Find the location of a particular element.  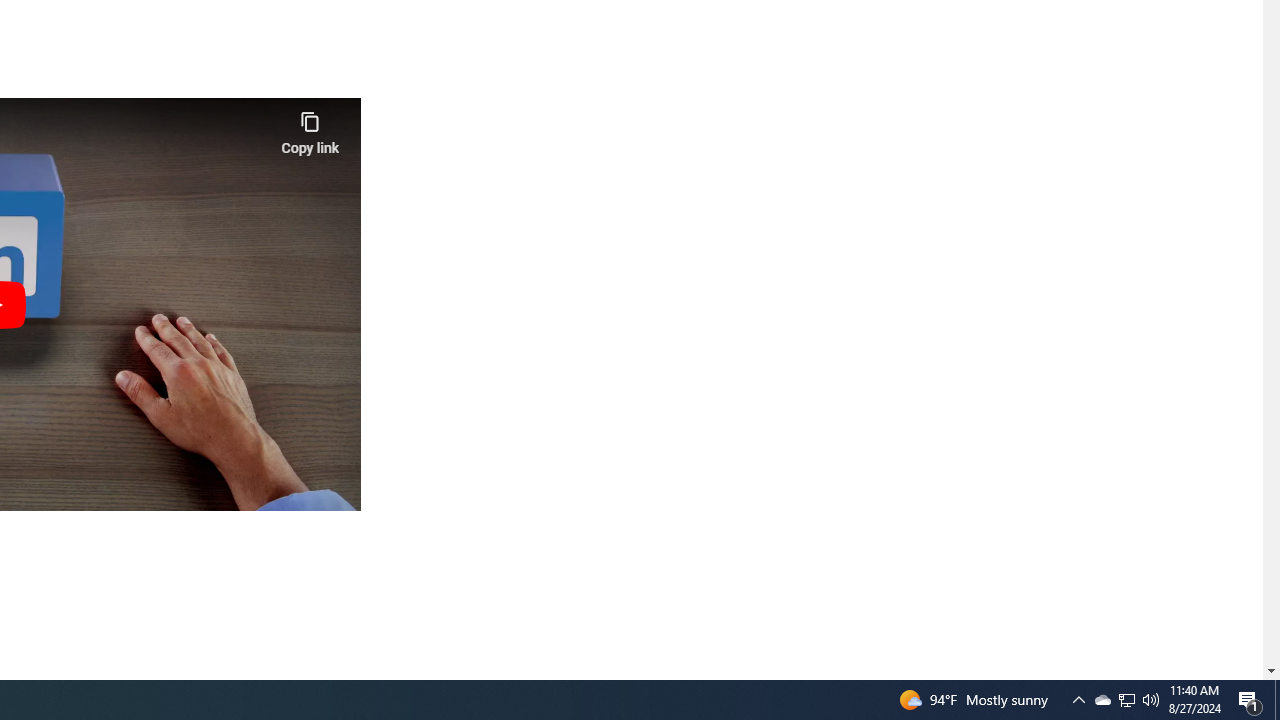

'Copy link' is located at coordinates (309, 128).